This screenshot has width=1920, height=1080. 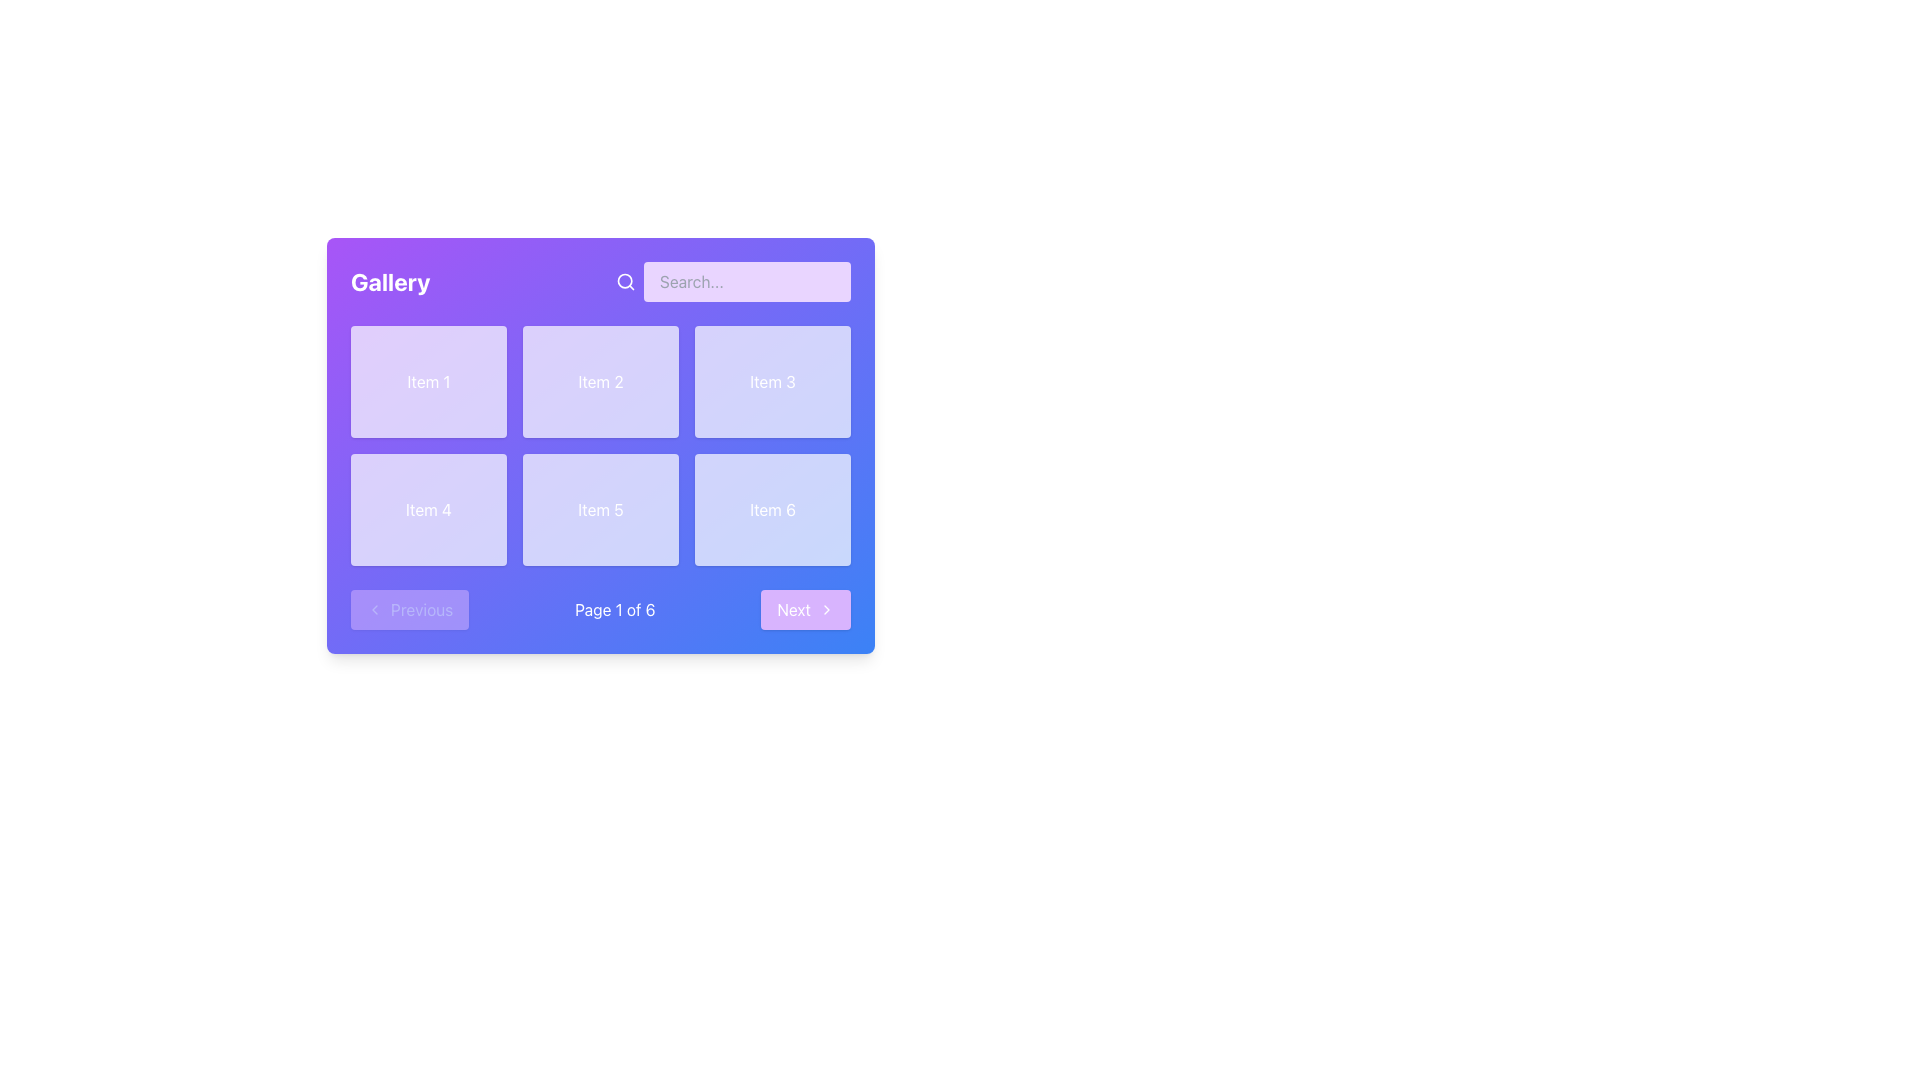 I want to click on the text label in the second row, first column of the grid layout to trigger an effect, so click(x=427, y=508).